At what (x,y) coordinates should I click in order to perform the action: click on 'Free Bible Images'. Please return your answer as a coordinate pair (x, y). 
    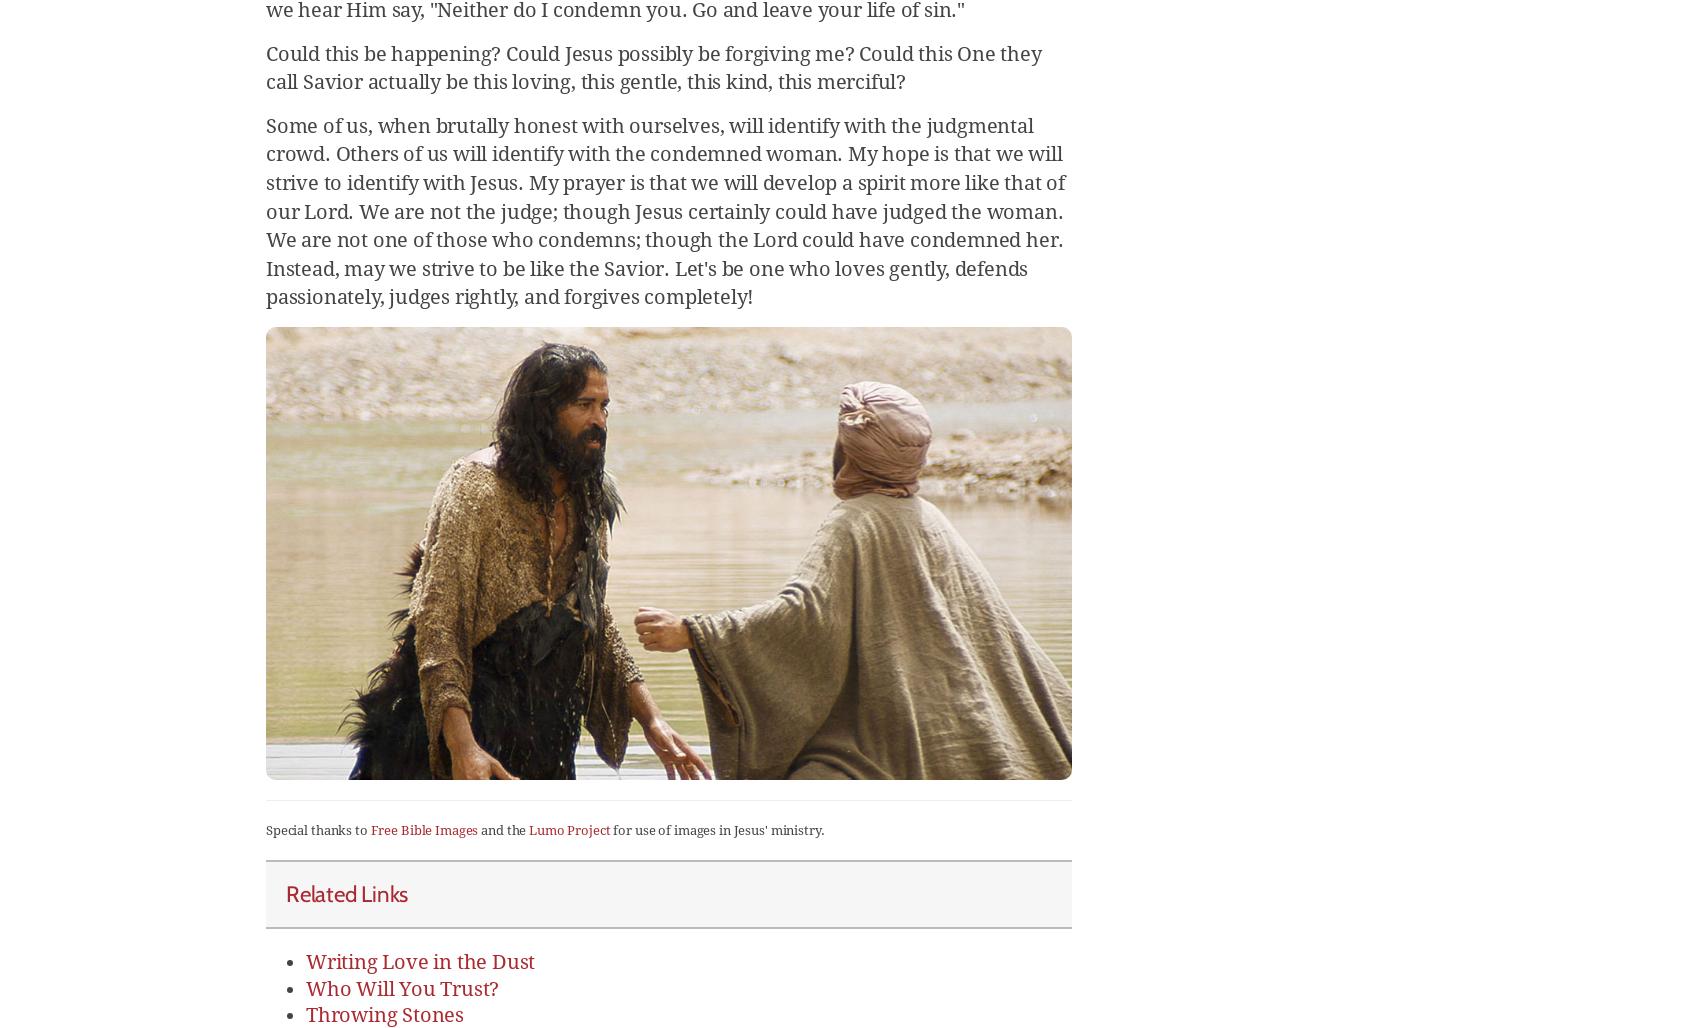
    Looking at the image, I should click on (370, 830).